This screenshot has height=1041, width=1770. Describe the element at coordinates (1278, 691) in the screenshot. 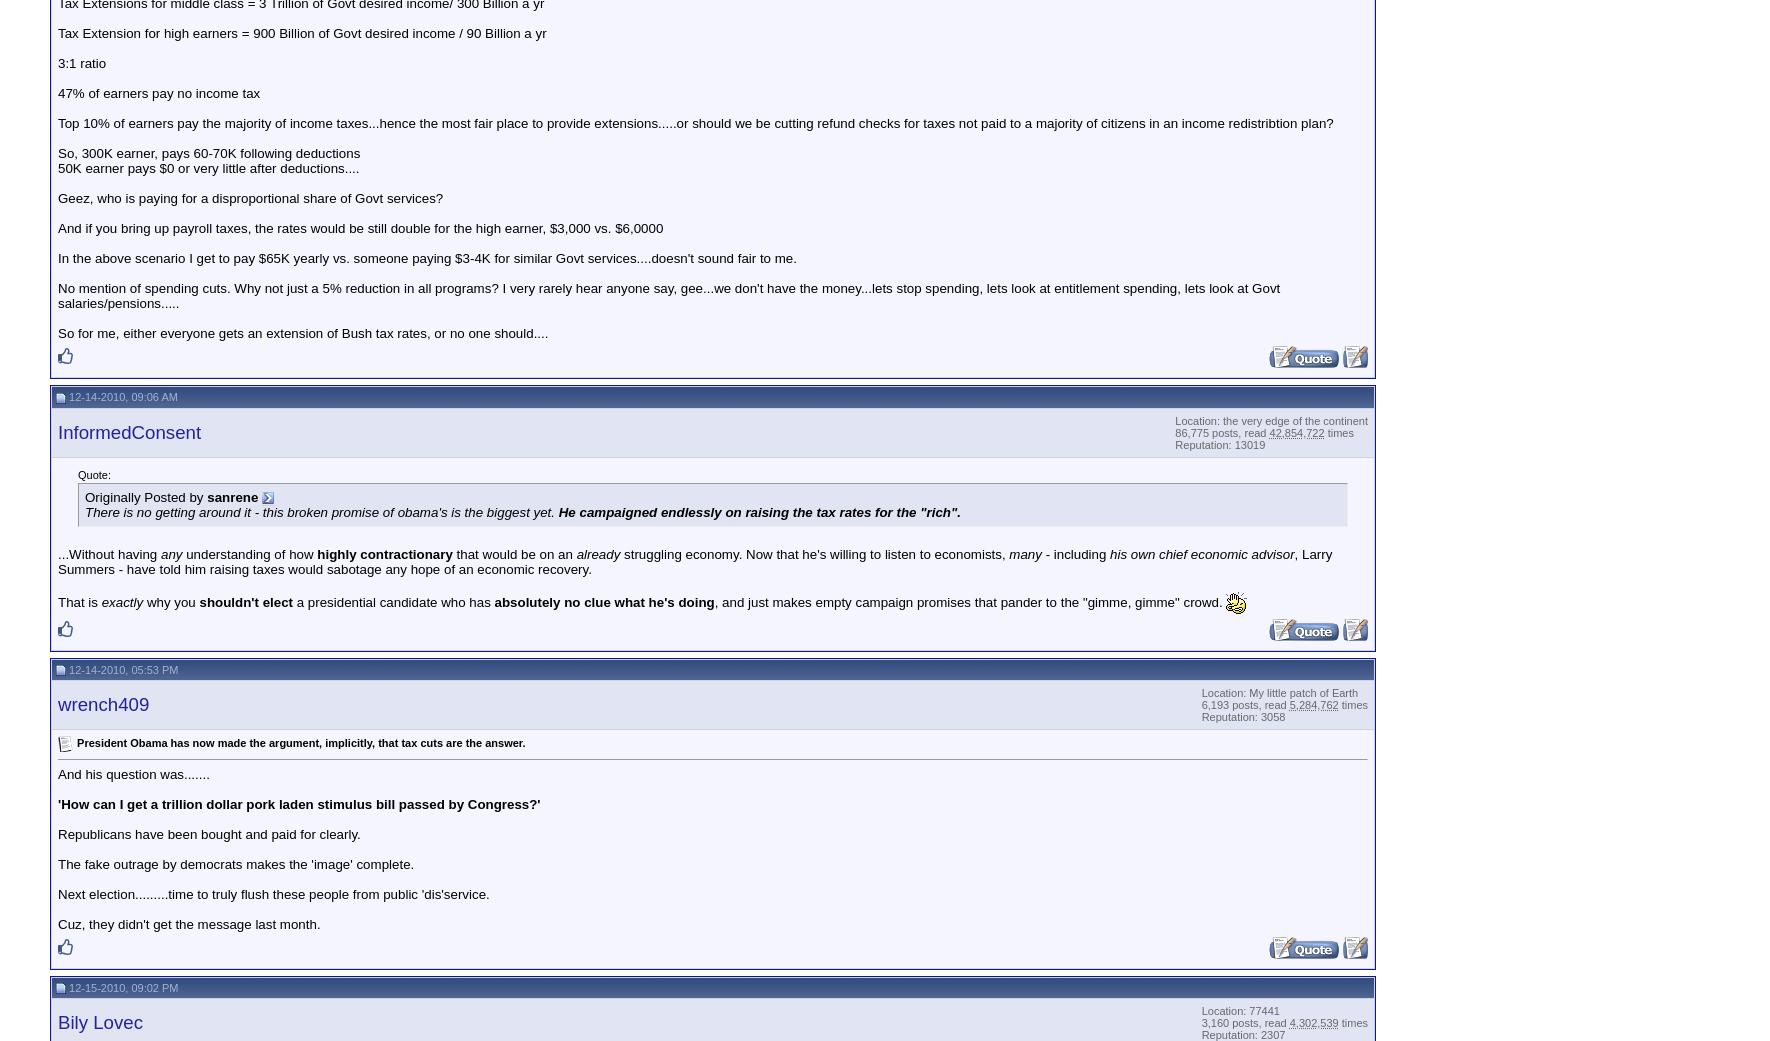

I see `'Location: My little patch of Earth'` at that location.